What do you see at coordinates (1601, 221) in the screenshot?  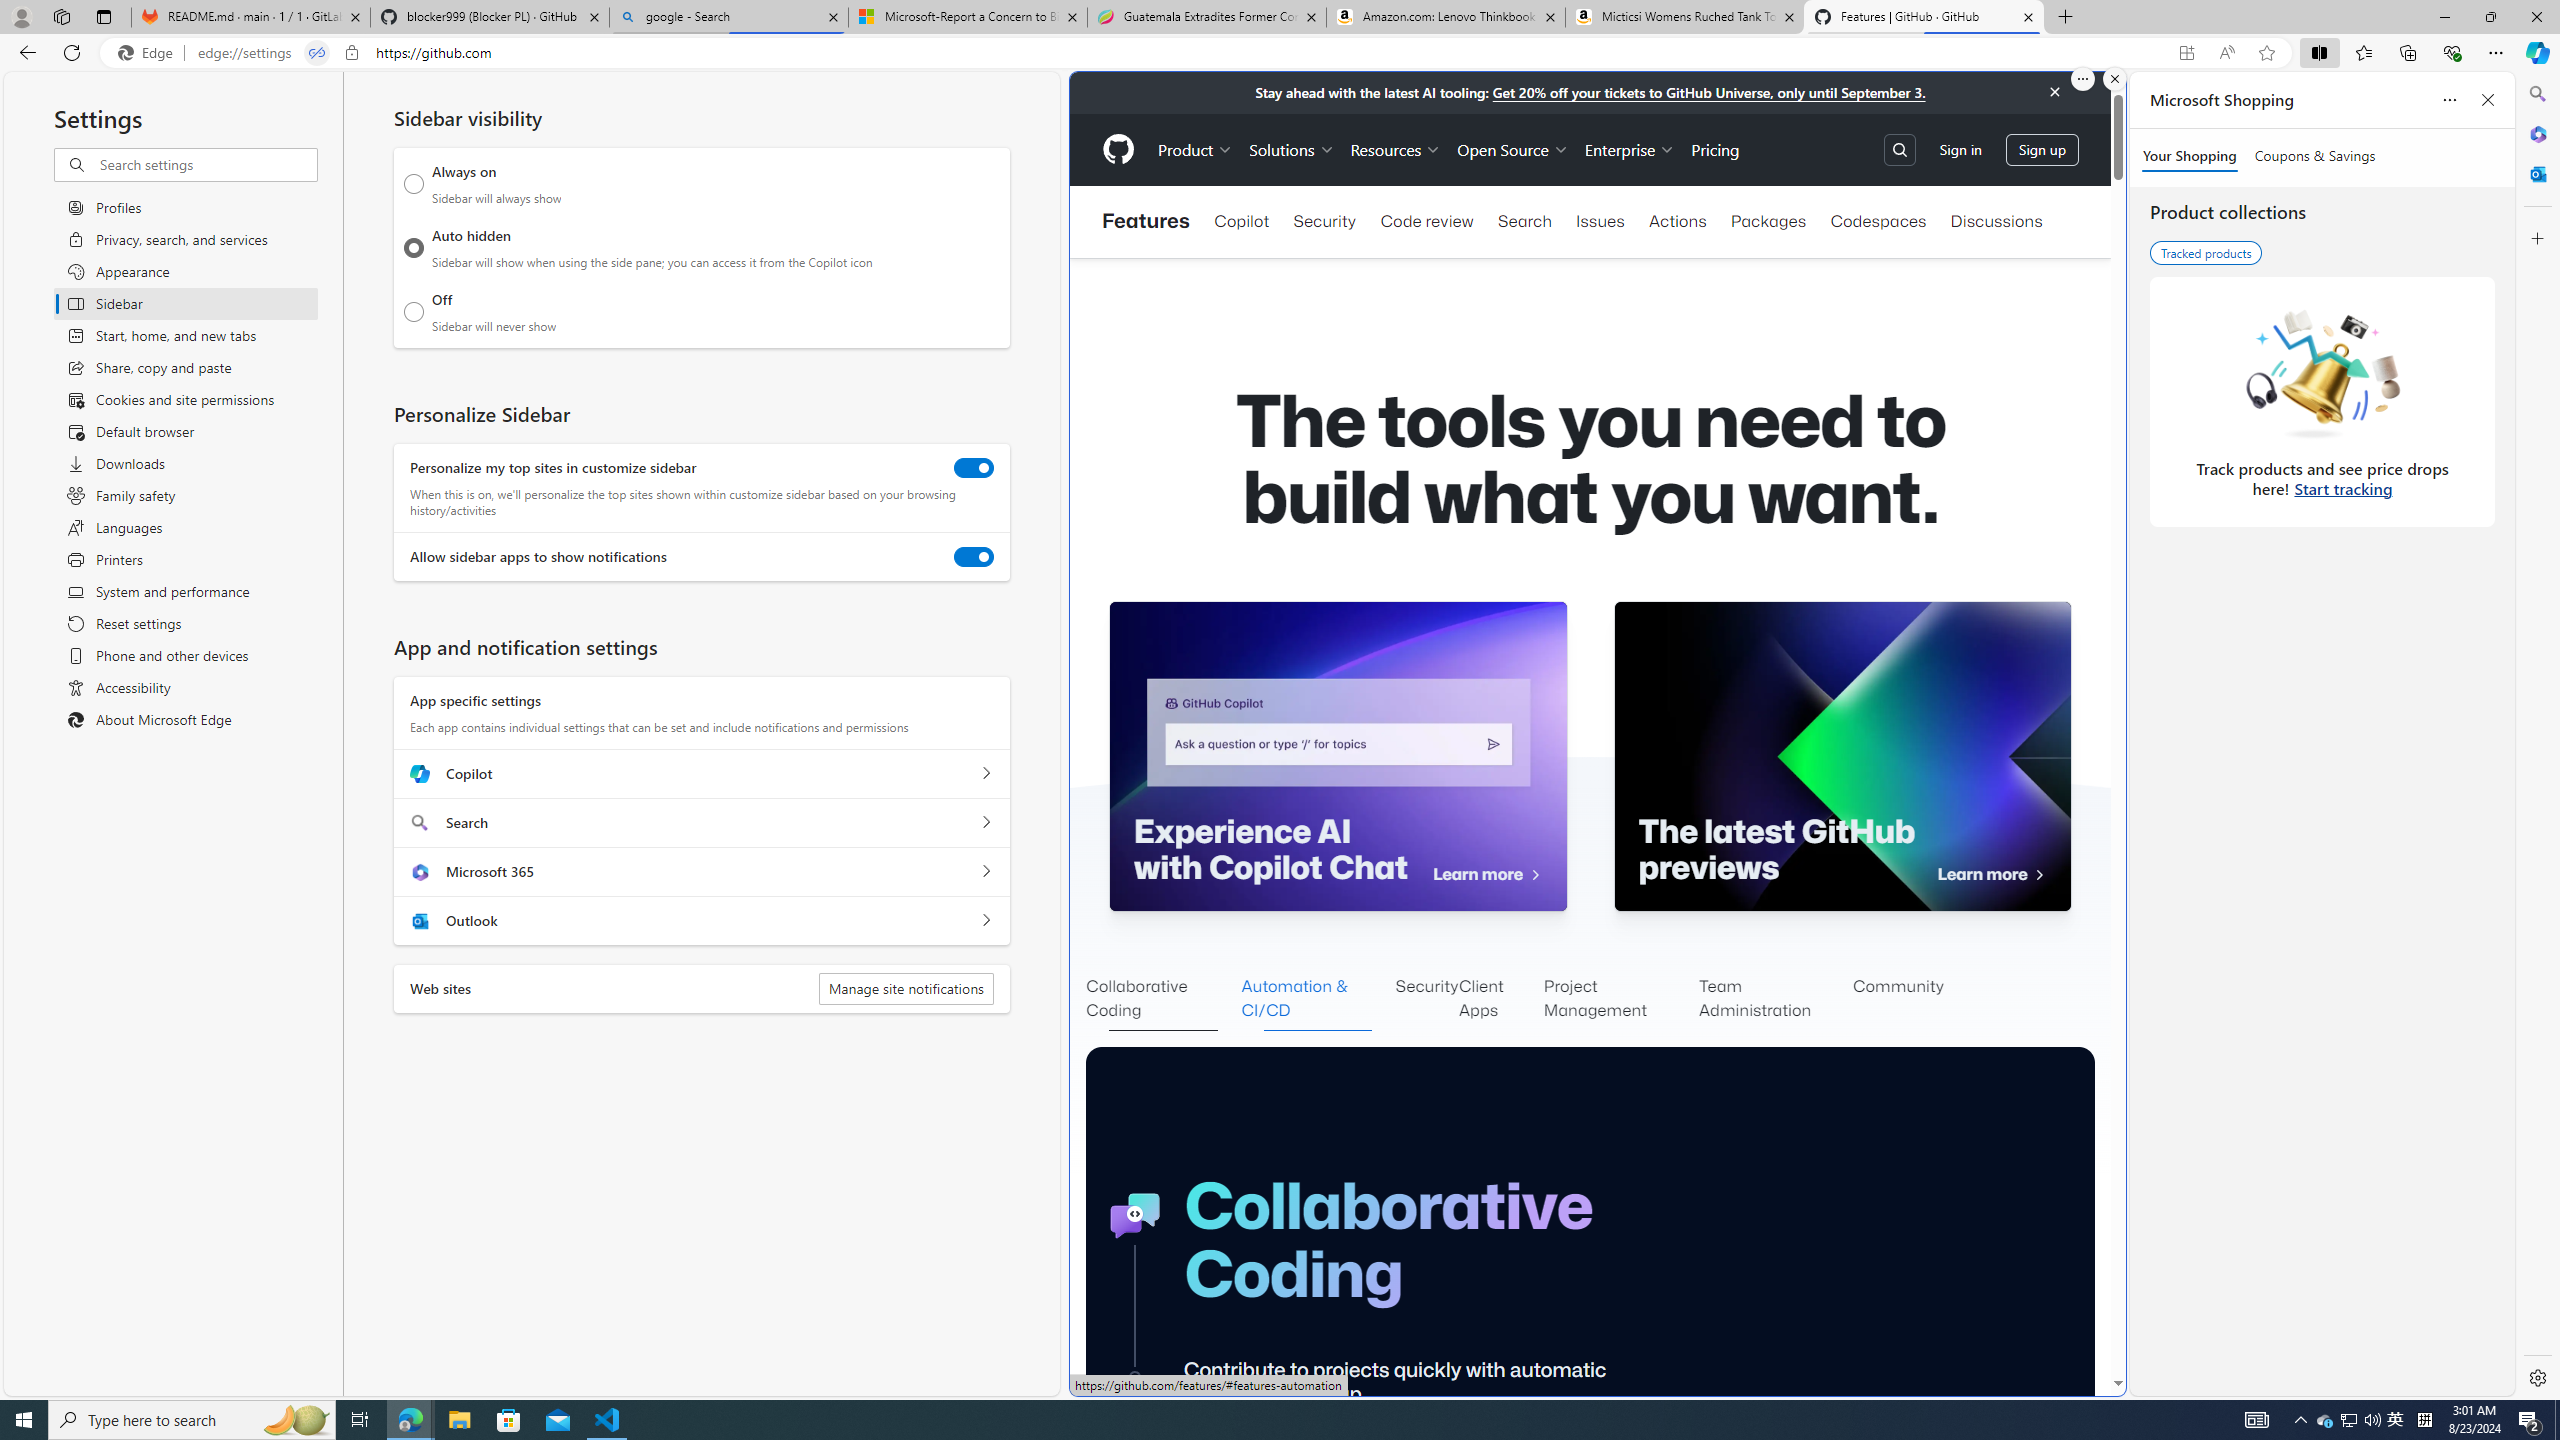 I see `'Issues'` at bounding box center [1601, 221].